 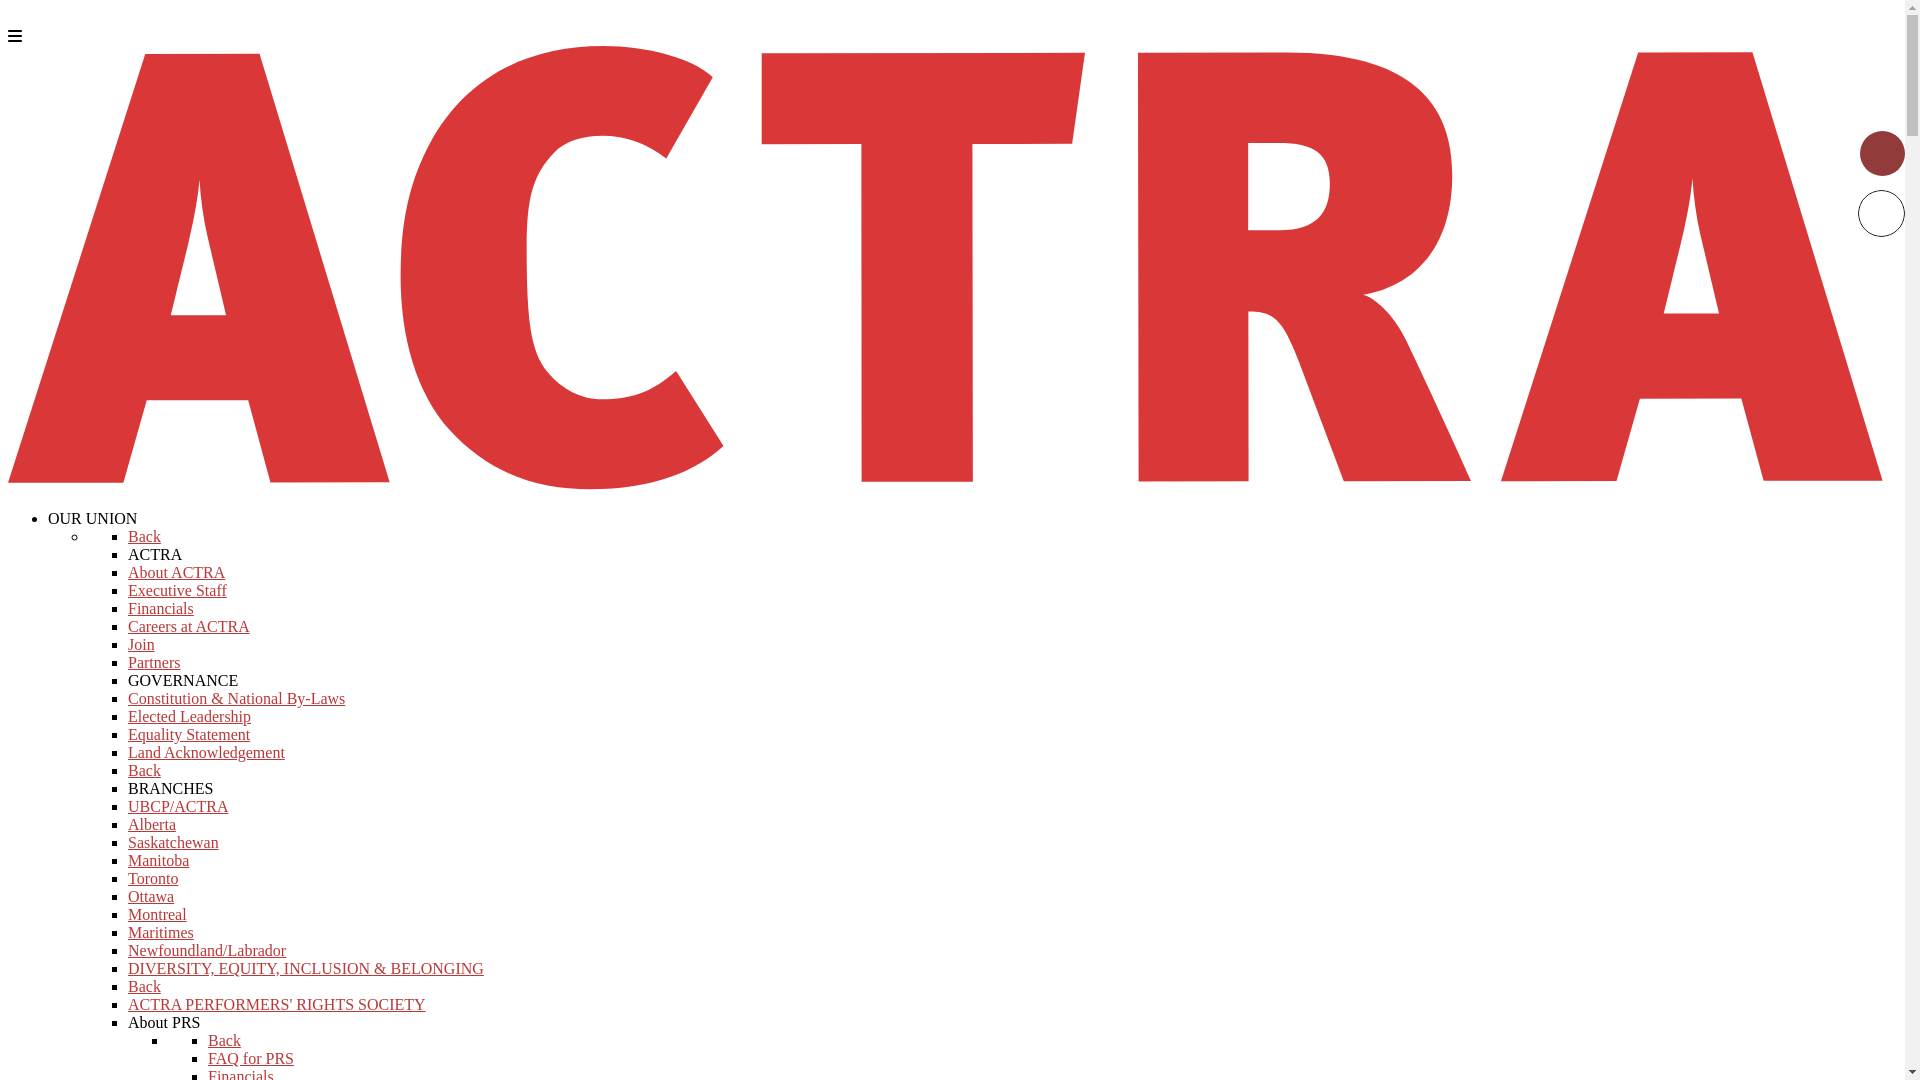 What do you see at coordinates (188, 625) in the screenshot?
I see `'Careers at ACTRA'` at bounding box center [188, 625].